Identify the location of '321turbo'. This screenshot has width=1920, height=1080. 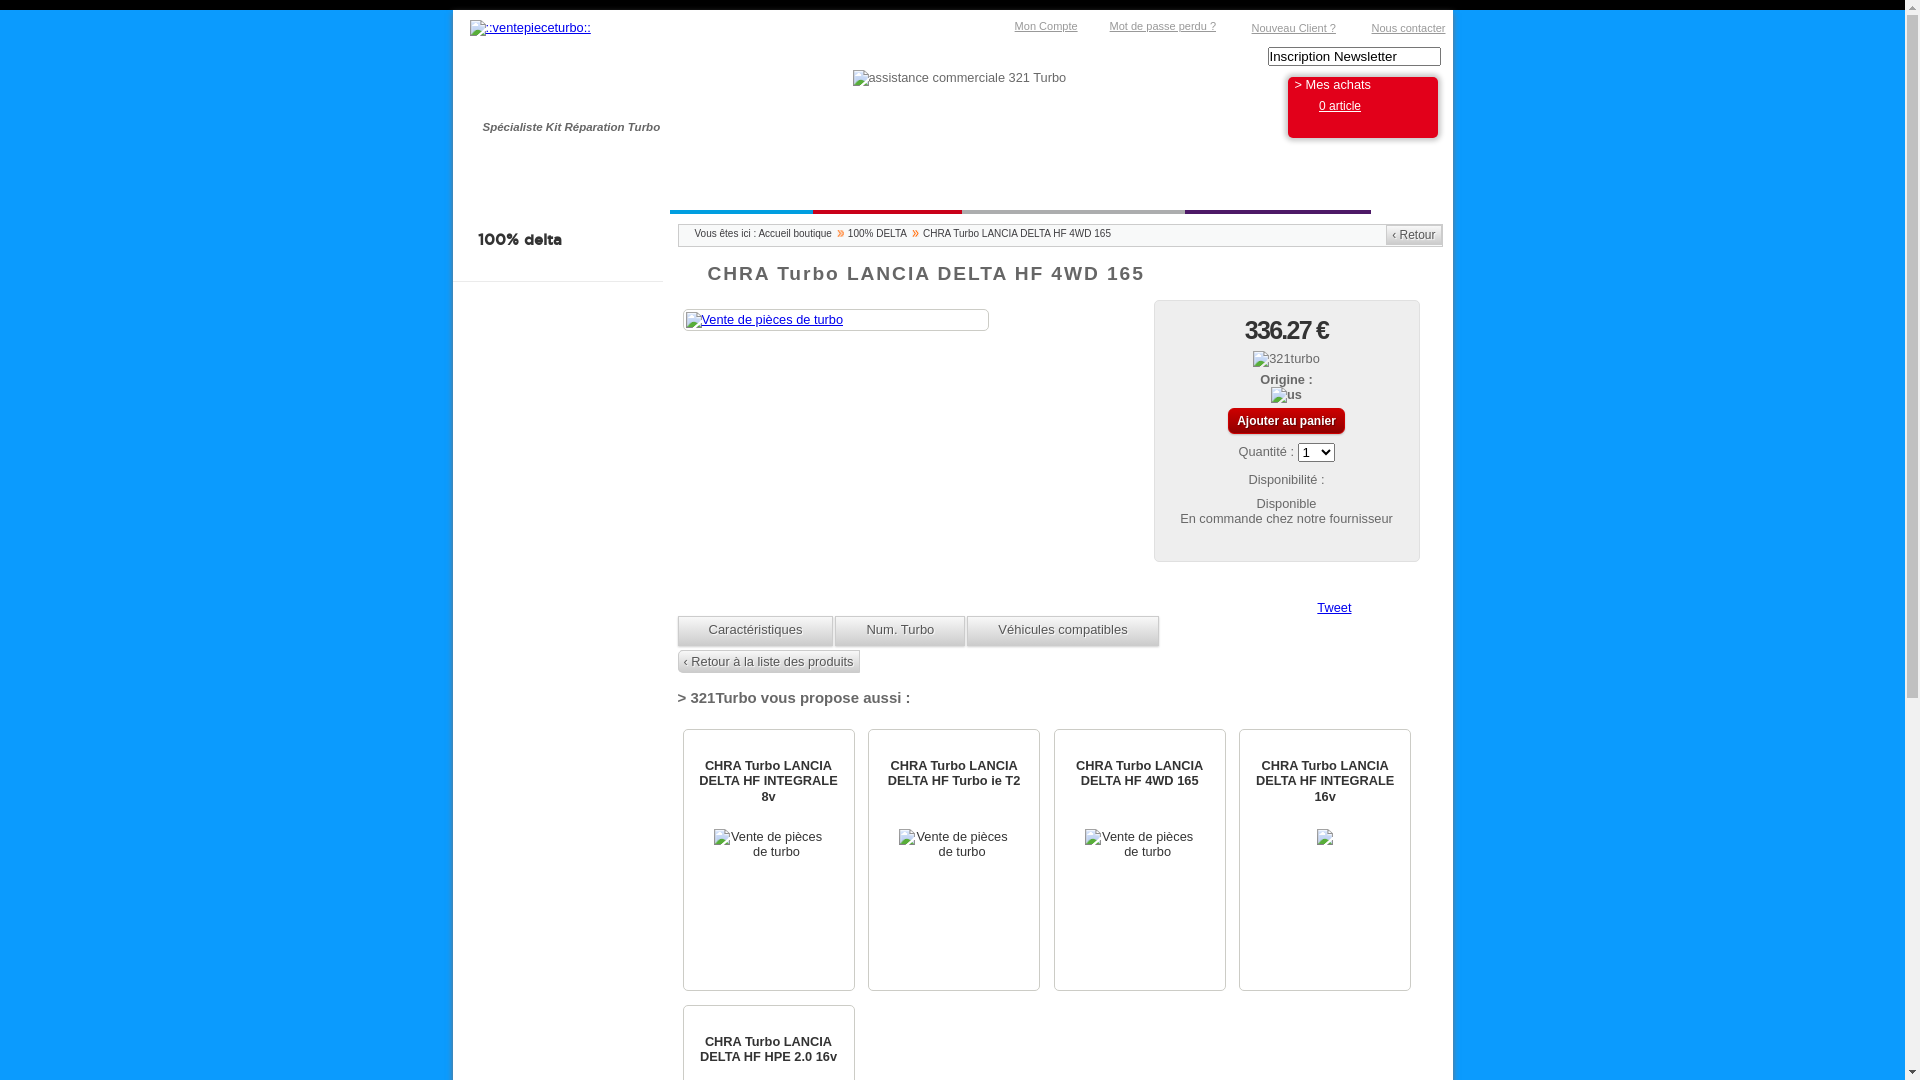
(1286, 357).